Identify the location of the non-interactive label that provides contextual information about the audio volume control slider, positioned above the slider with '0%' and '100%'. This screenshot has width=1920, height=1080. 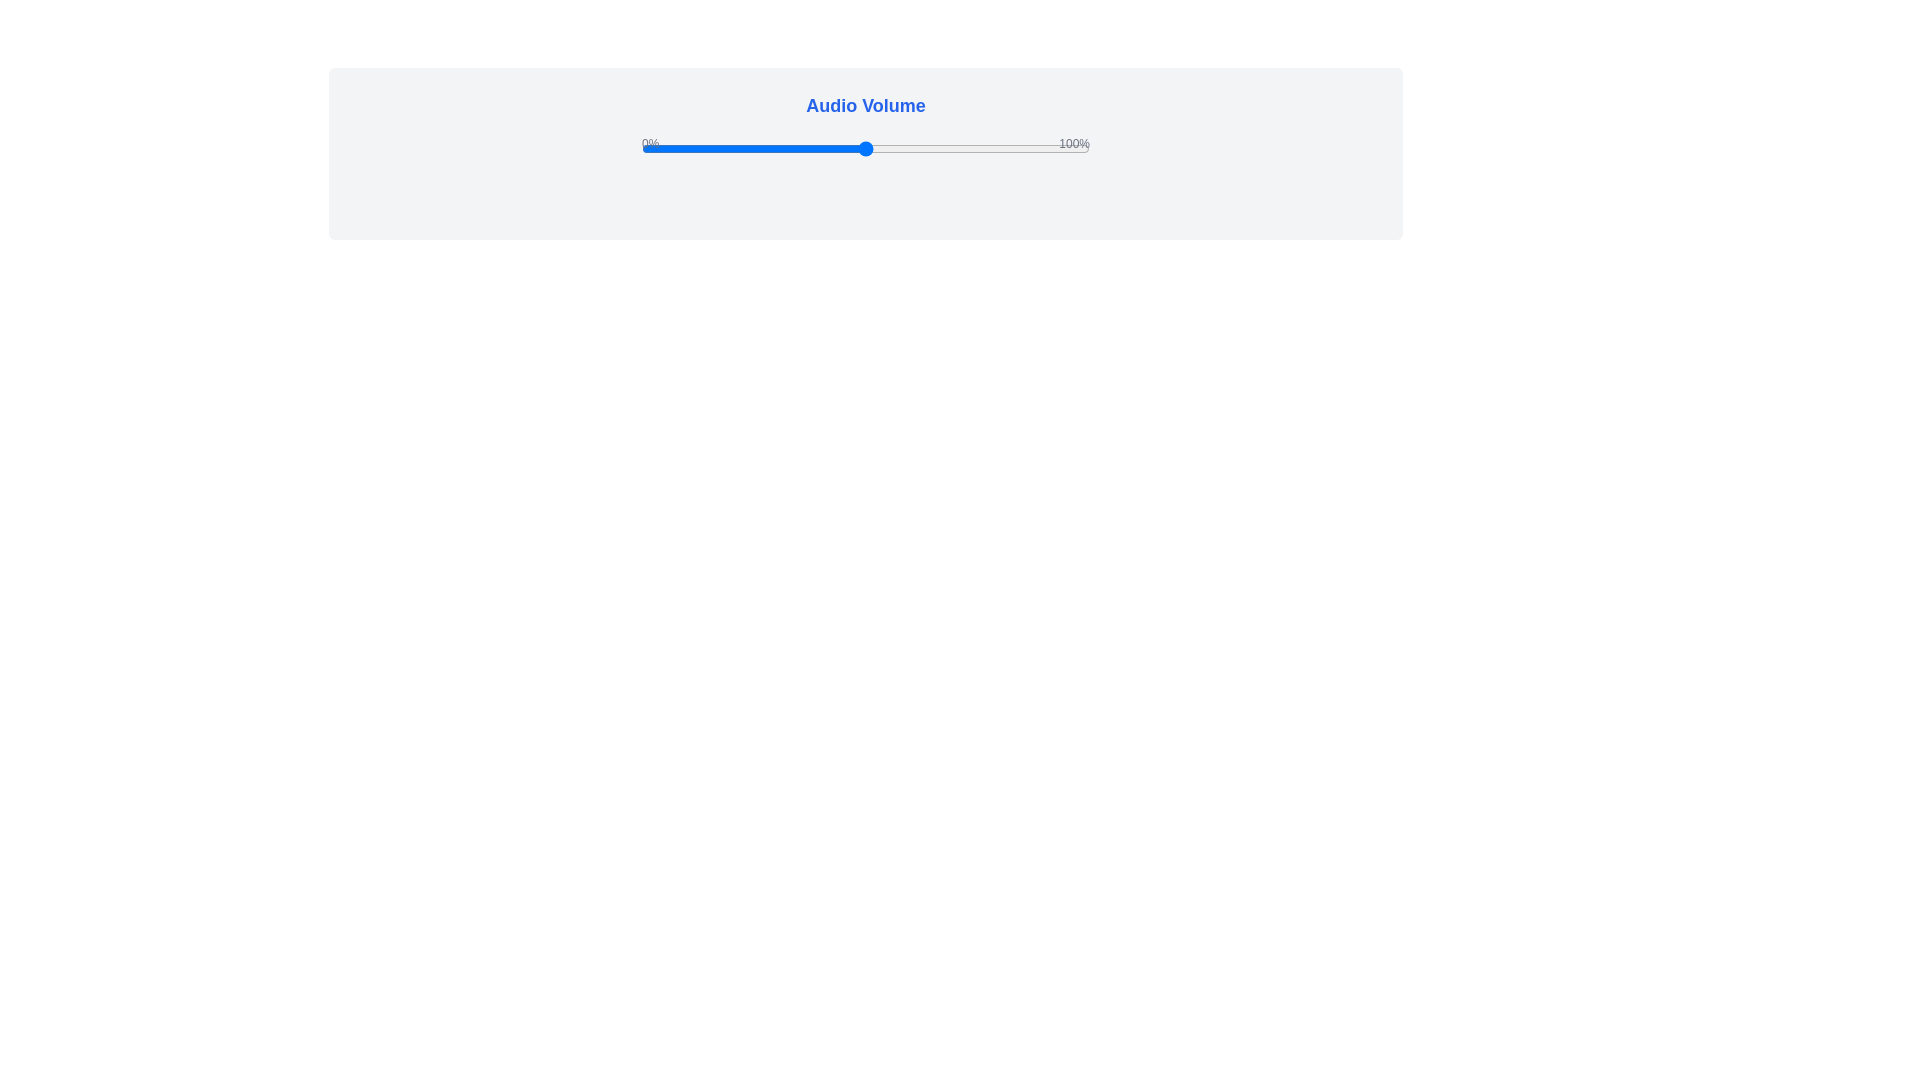
(865, 105).